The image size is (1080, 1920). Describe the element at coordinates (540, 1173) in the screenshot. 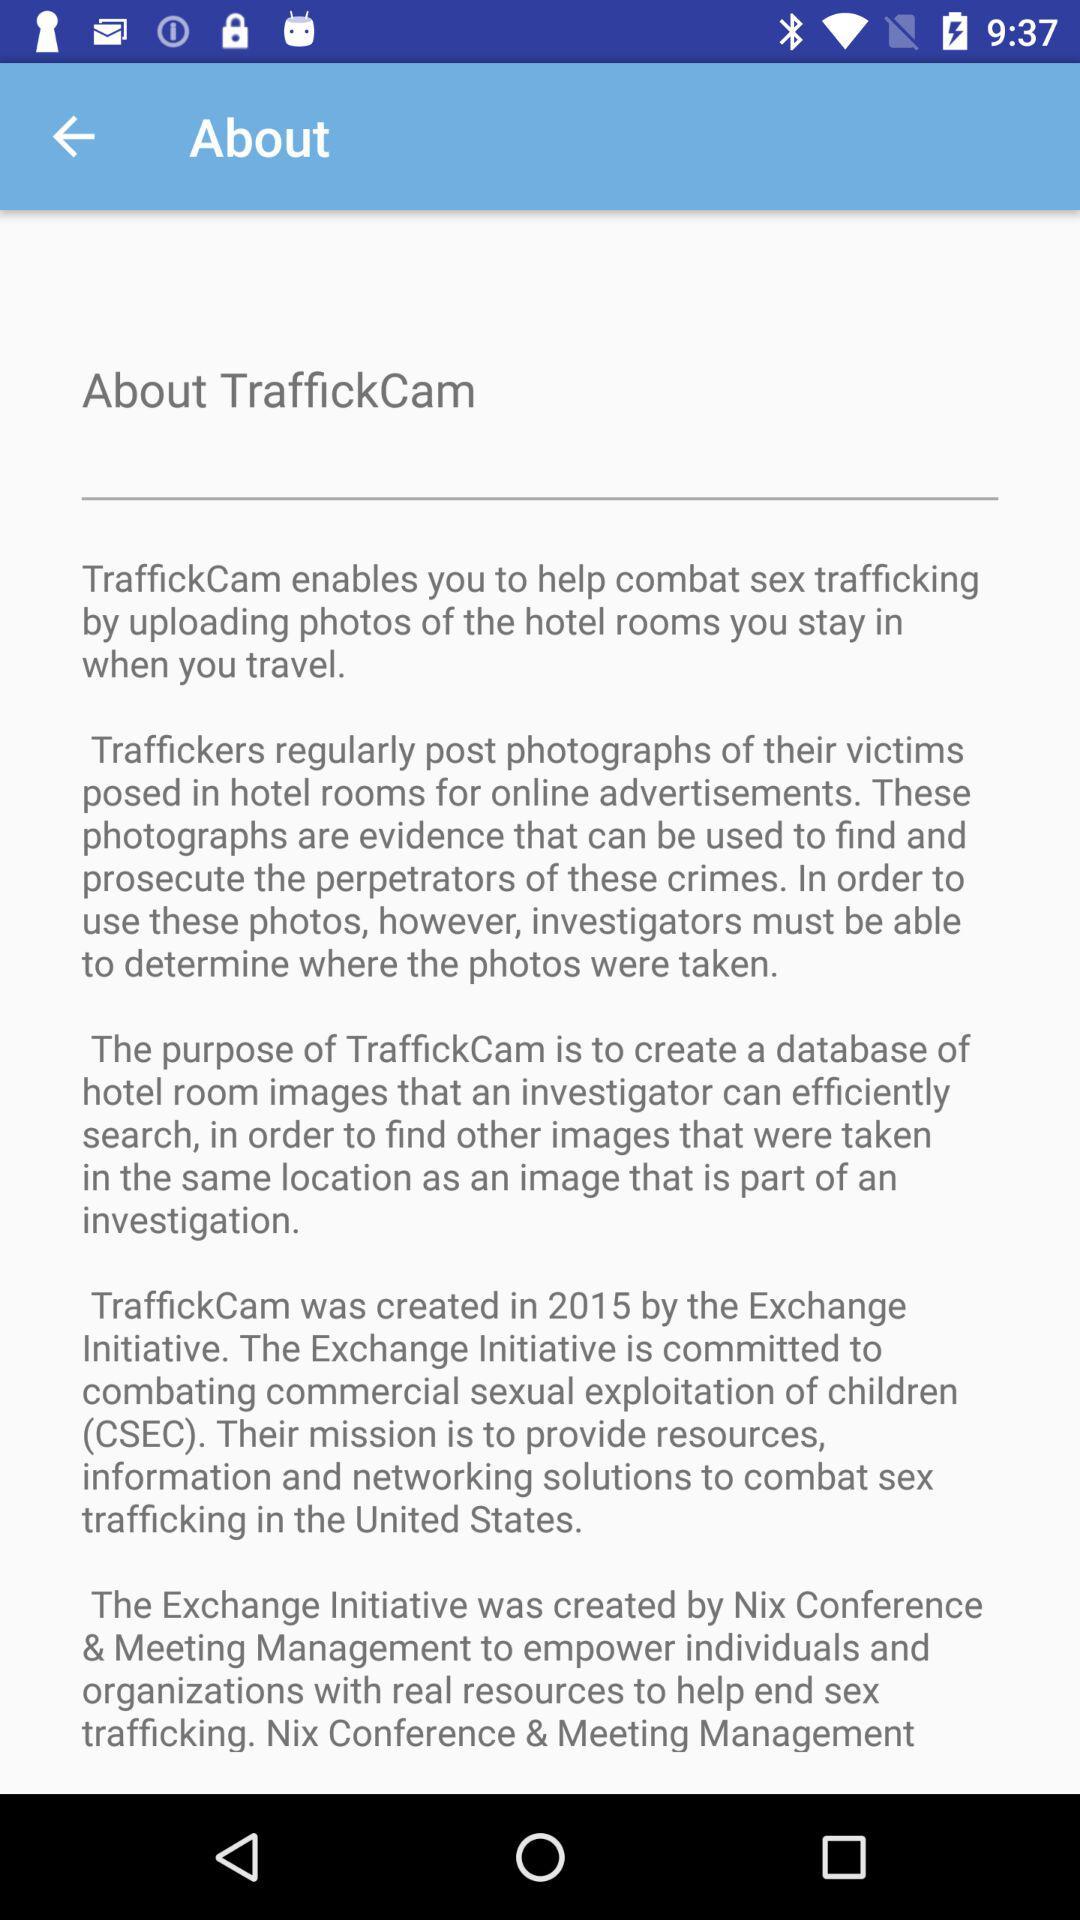

I see `traffickcam enables you` at that location.